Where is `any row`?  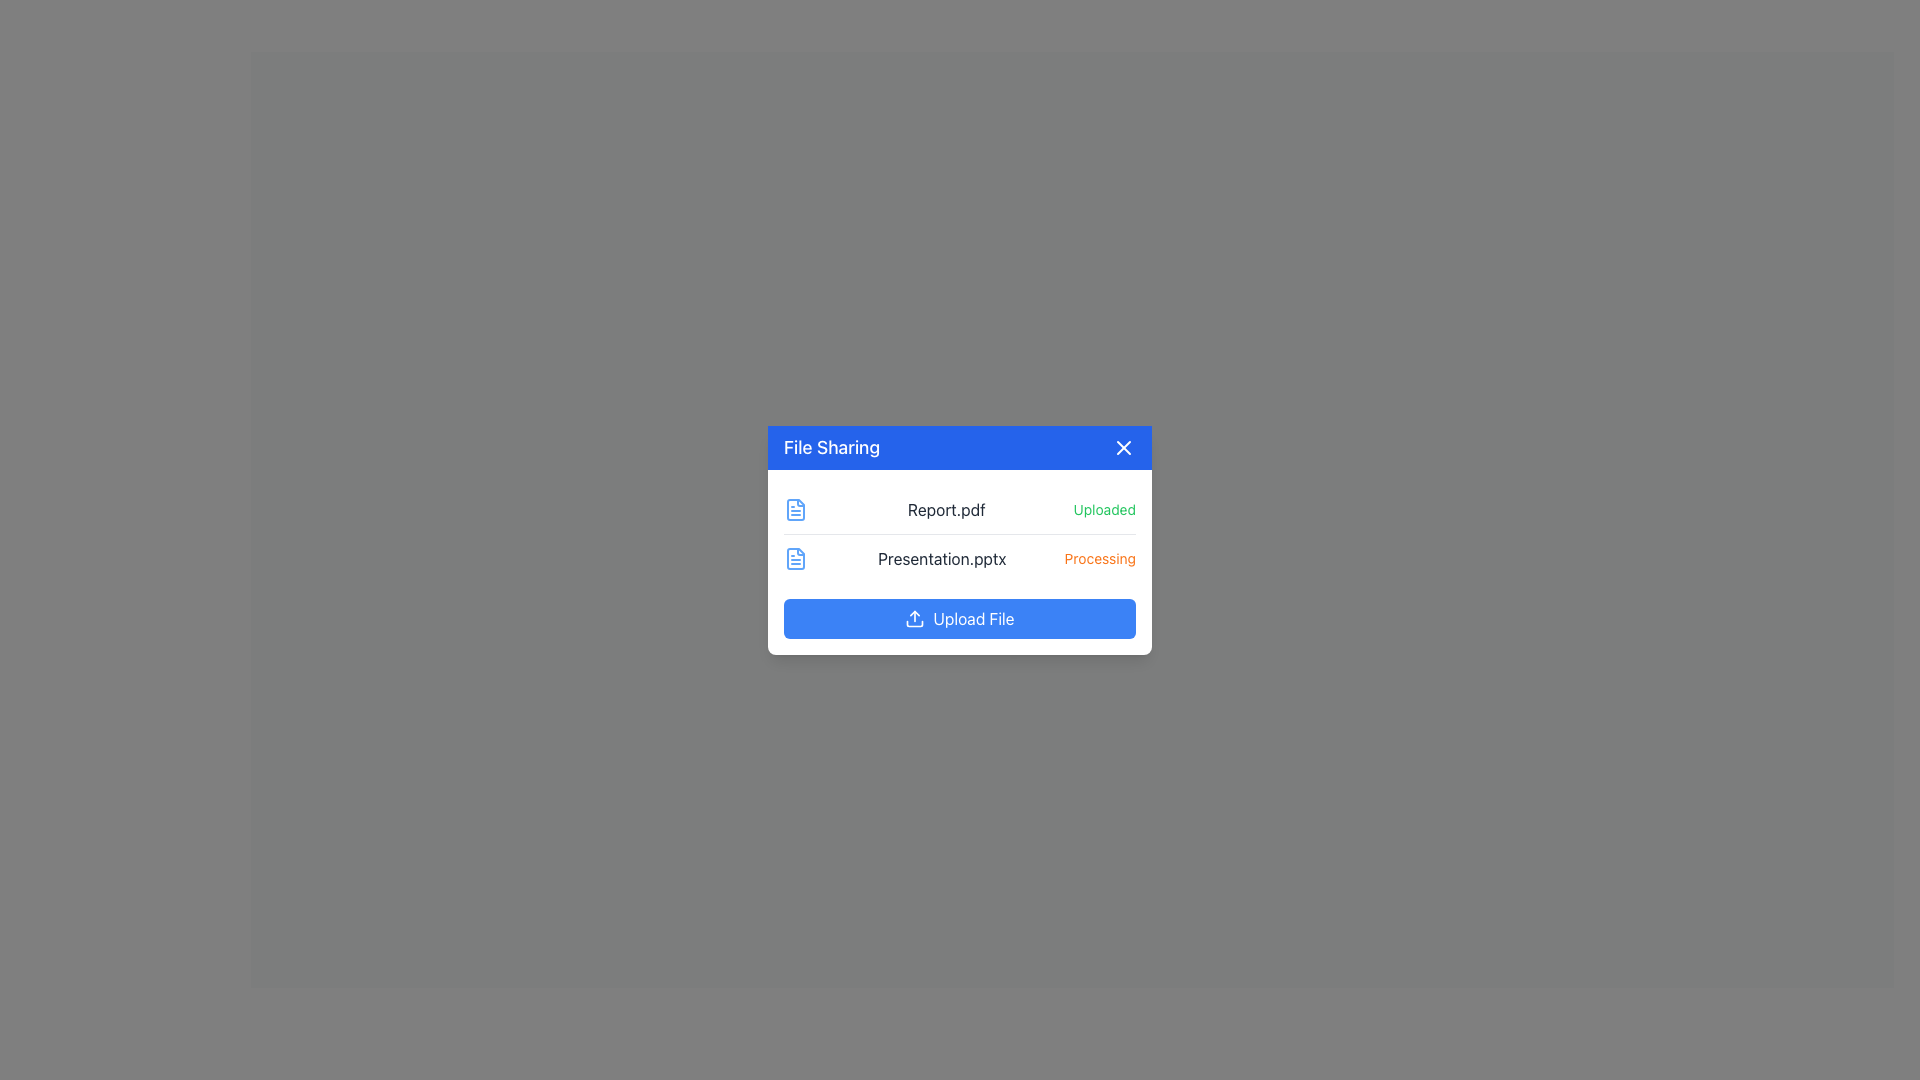
any row is located at coordinates (960, 532).